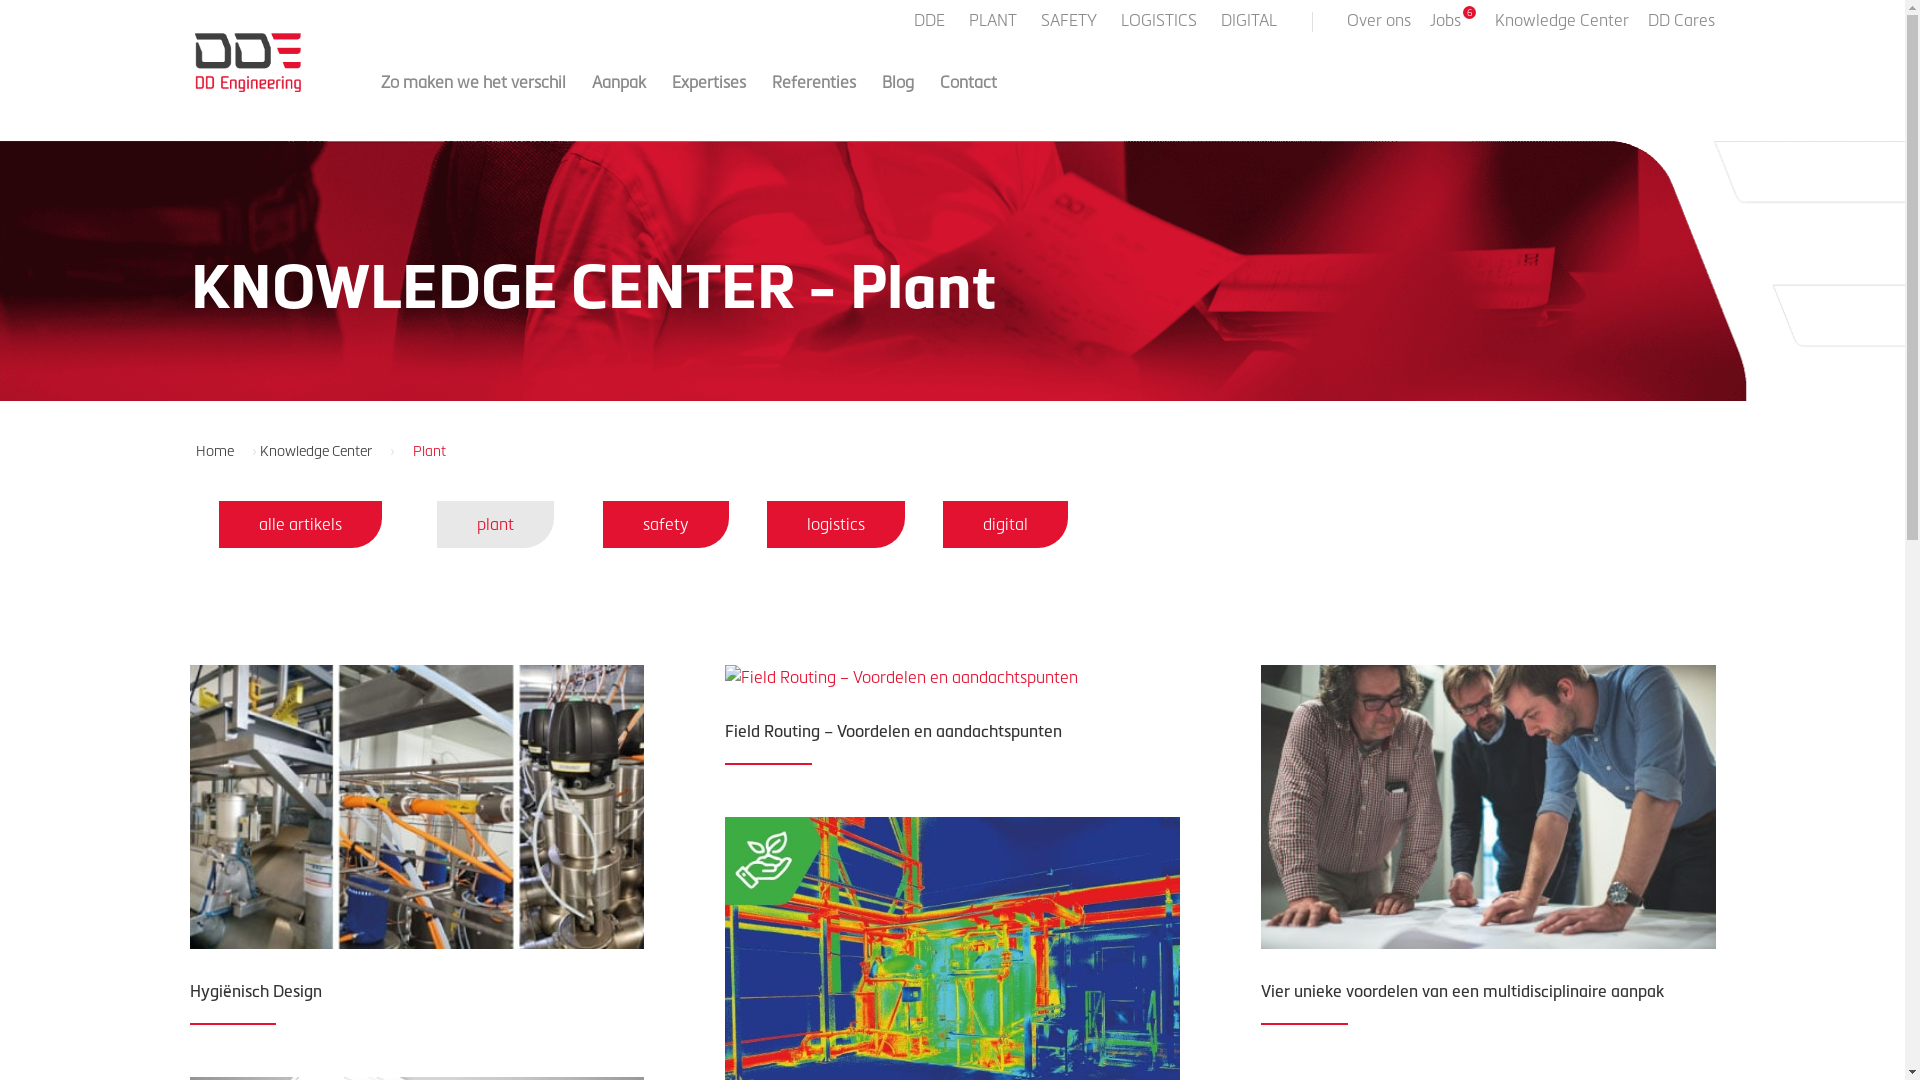 Image resolution: width=1920 pixels, height=1080 pixels. Describe the element at coordinates (1680, 26) in the screenshot. I see `'DD Cares'` at that location.